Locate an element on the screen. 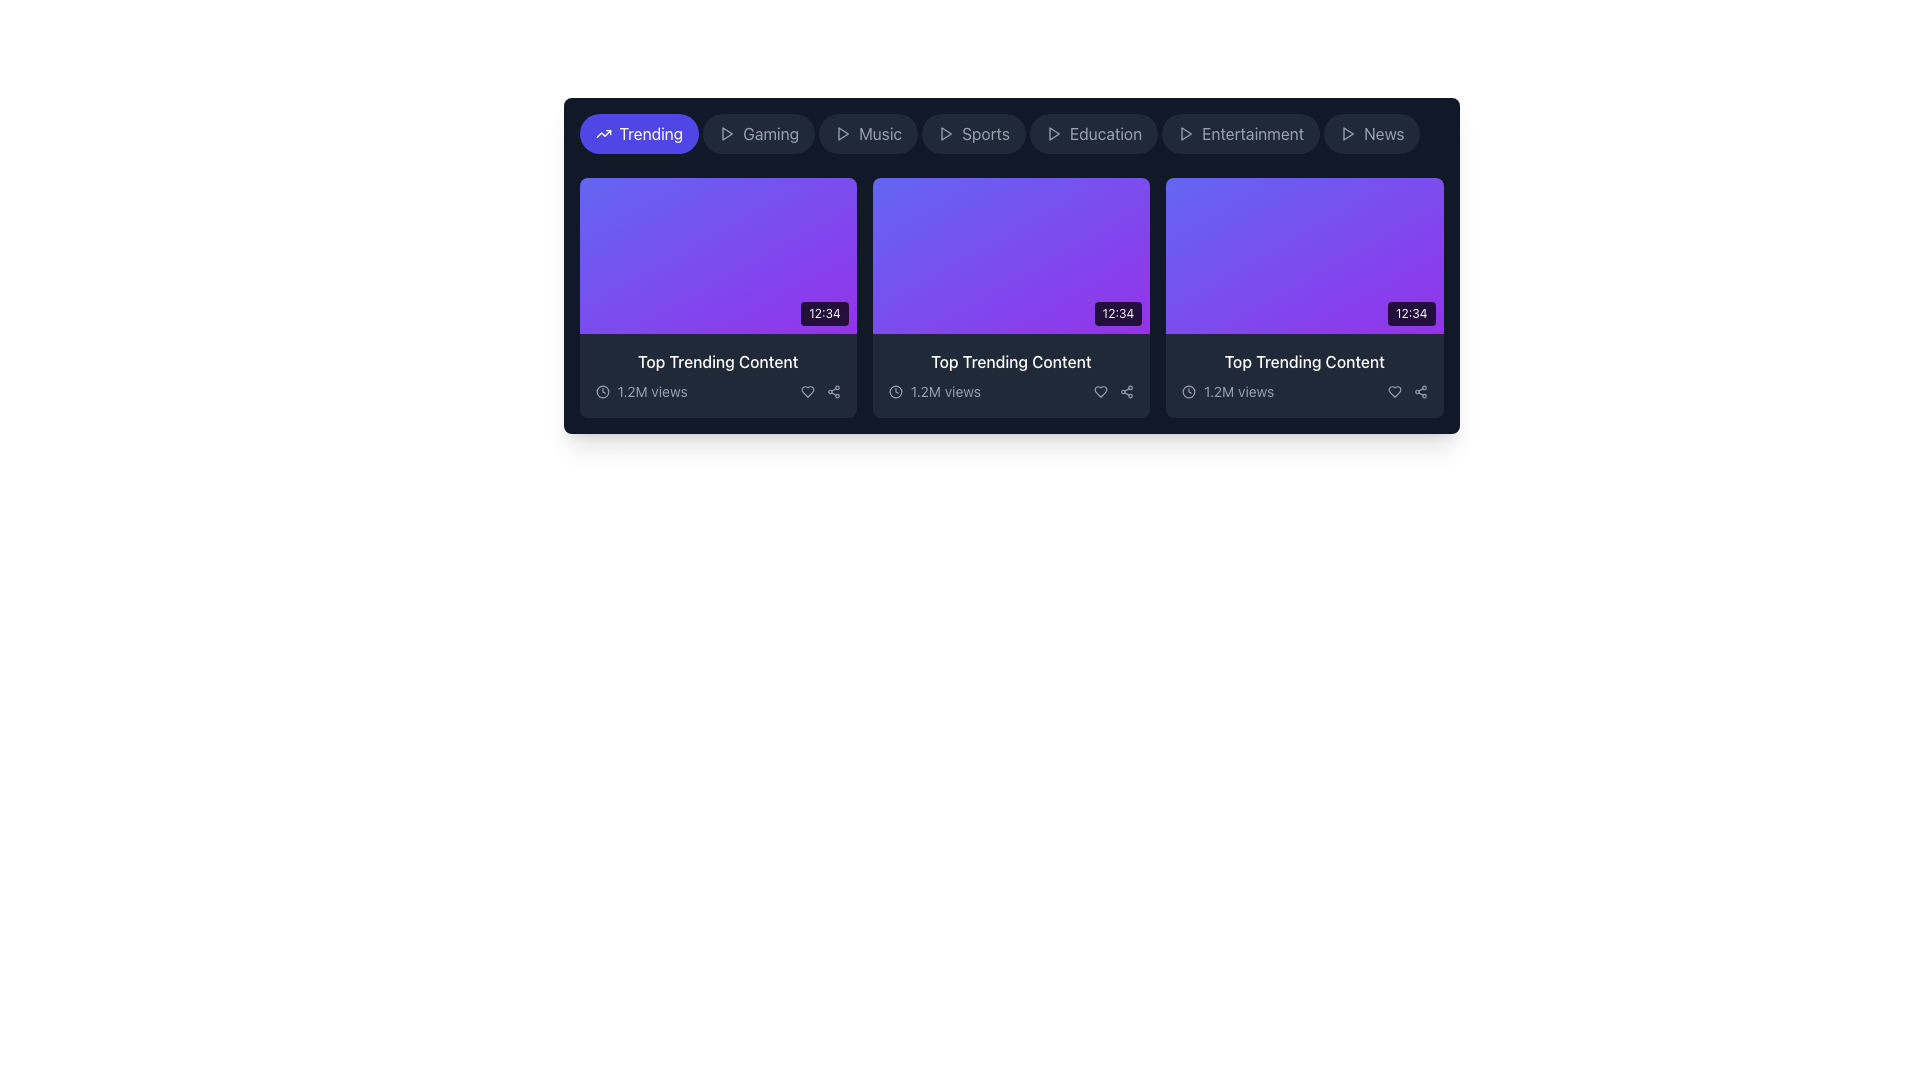  the 'Education' Text Label in the navigation bar is located at coordinates (1105, 134).